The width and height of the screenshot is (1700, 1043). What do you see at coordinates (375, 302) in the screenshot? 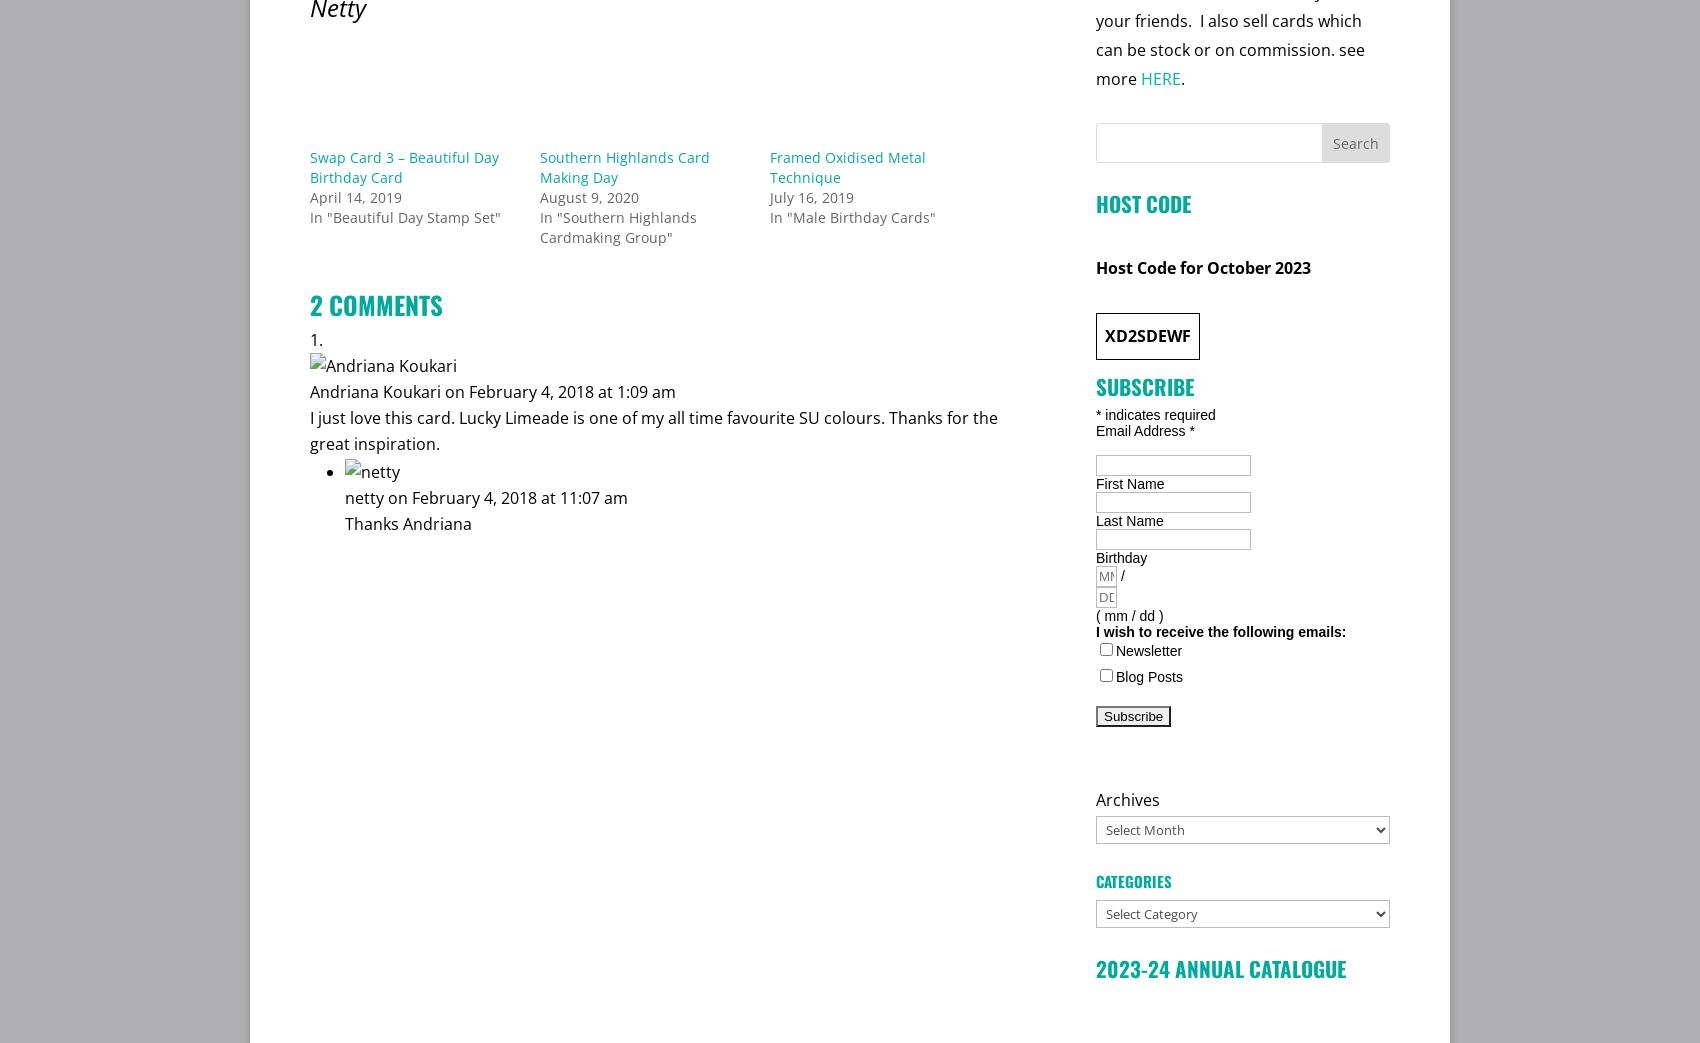
I see `'2 Comments'` at bounding box center [375, 302].